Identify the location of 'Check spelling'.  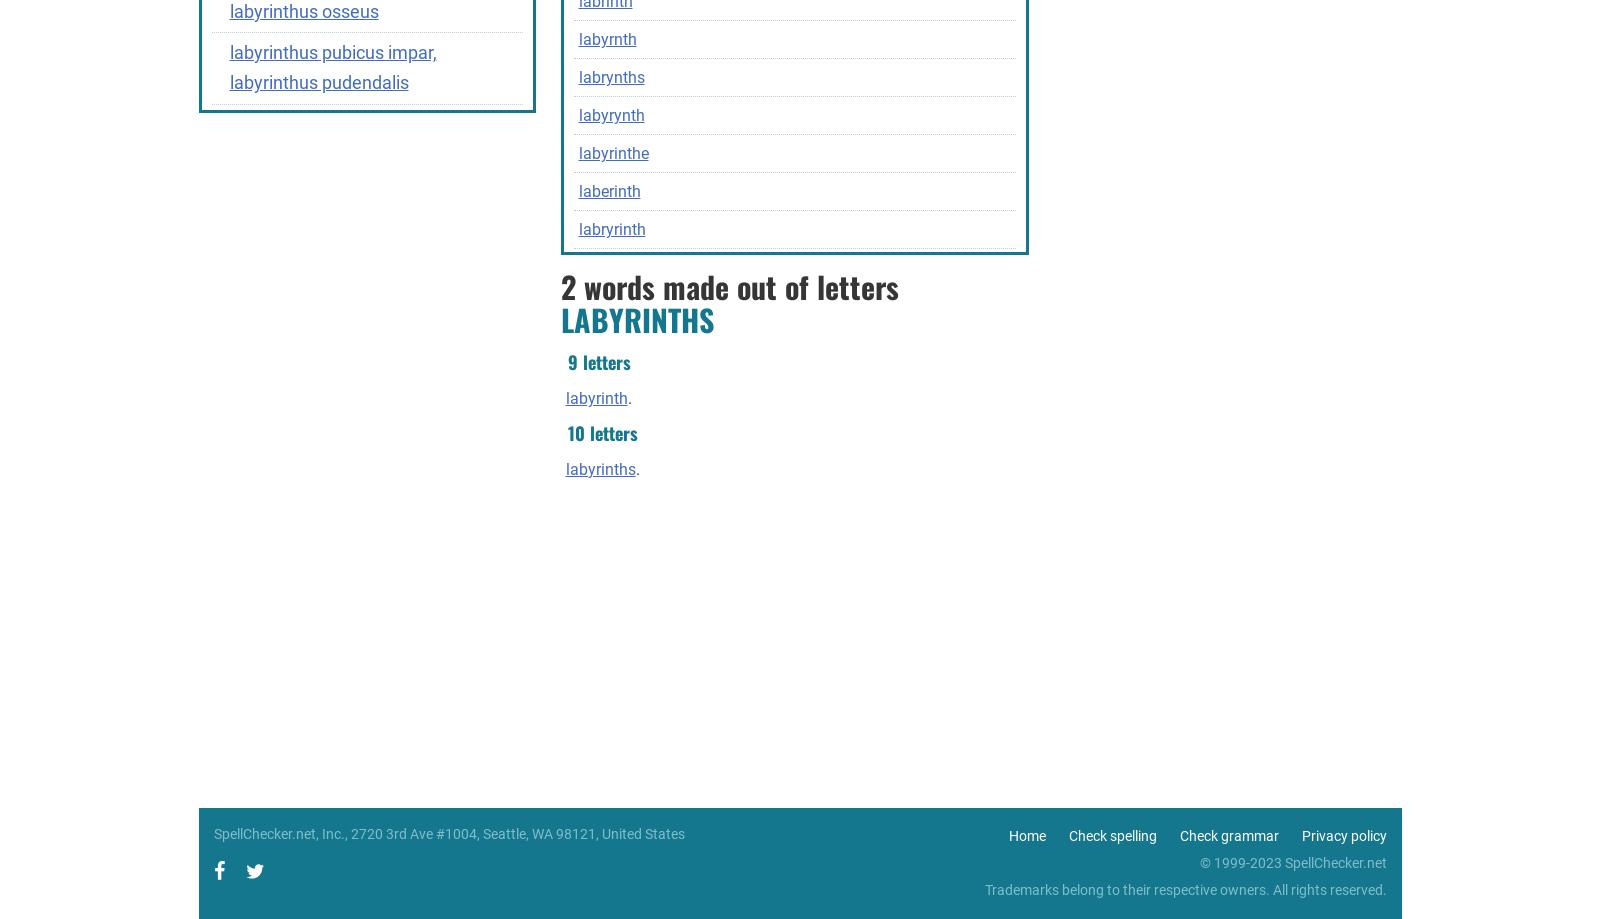
(1112, 834).